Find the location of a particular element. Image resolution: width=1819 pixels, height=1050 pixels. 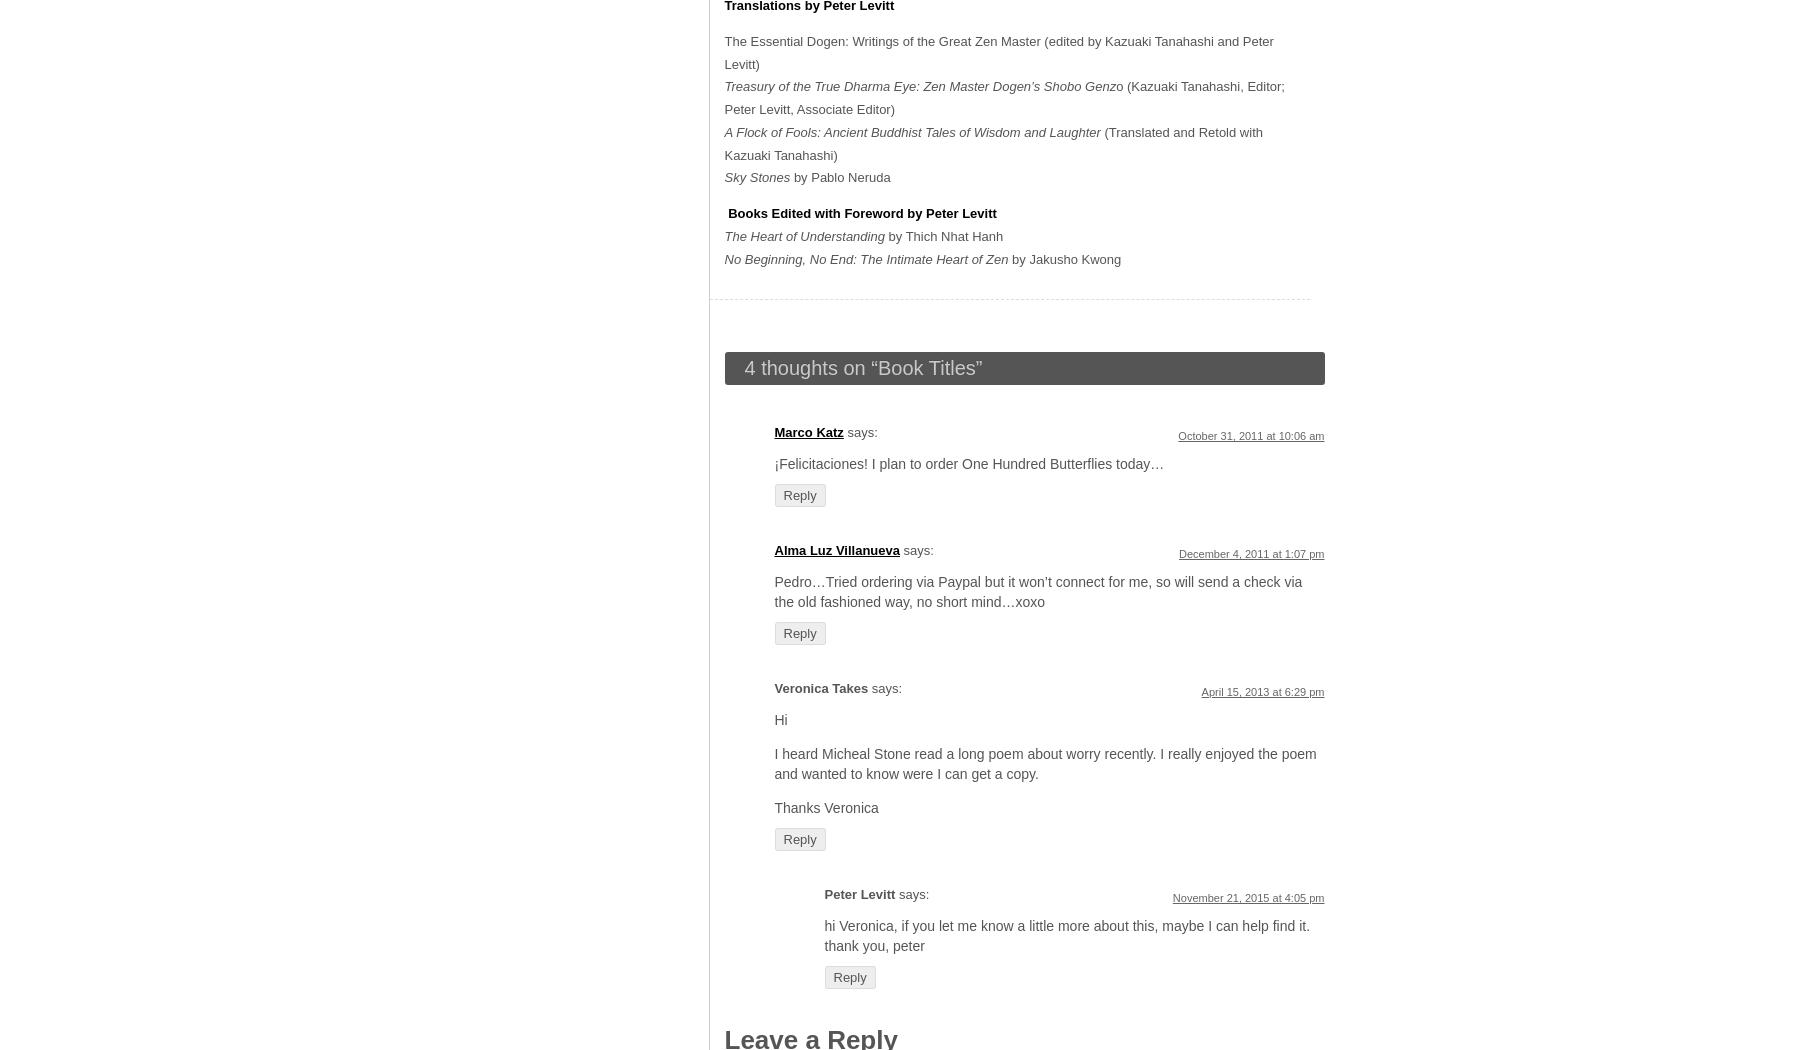

'4 thoughts on “' is located at coordinates (810, 367).